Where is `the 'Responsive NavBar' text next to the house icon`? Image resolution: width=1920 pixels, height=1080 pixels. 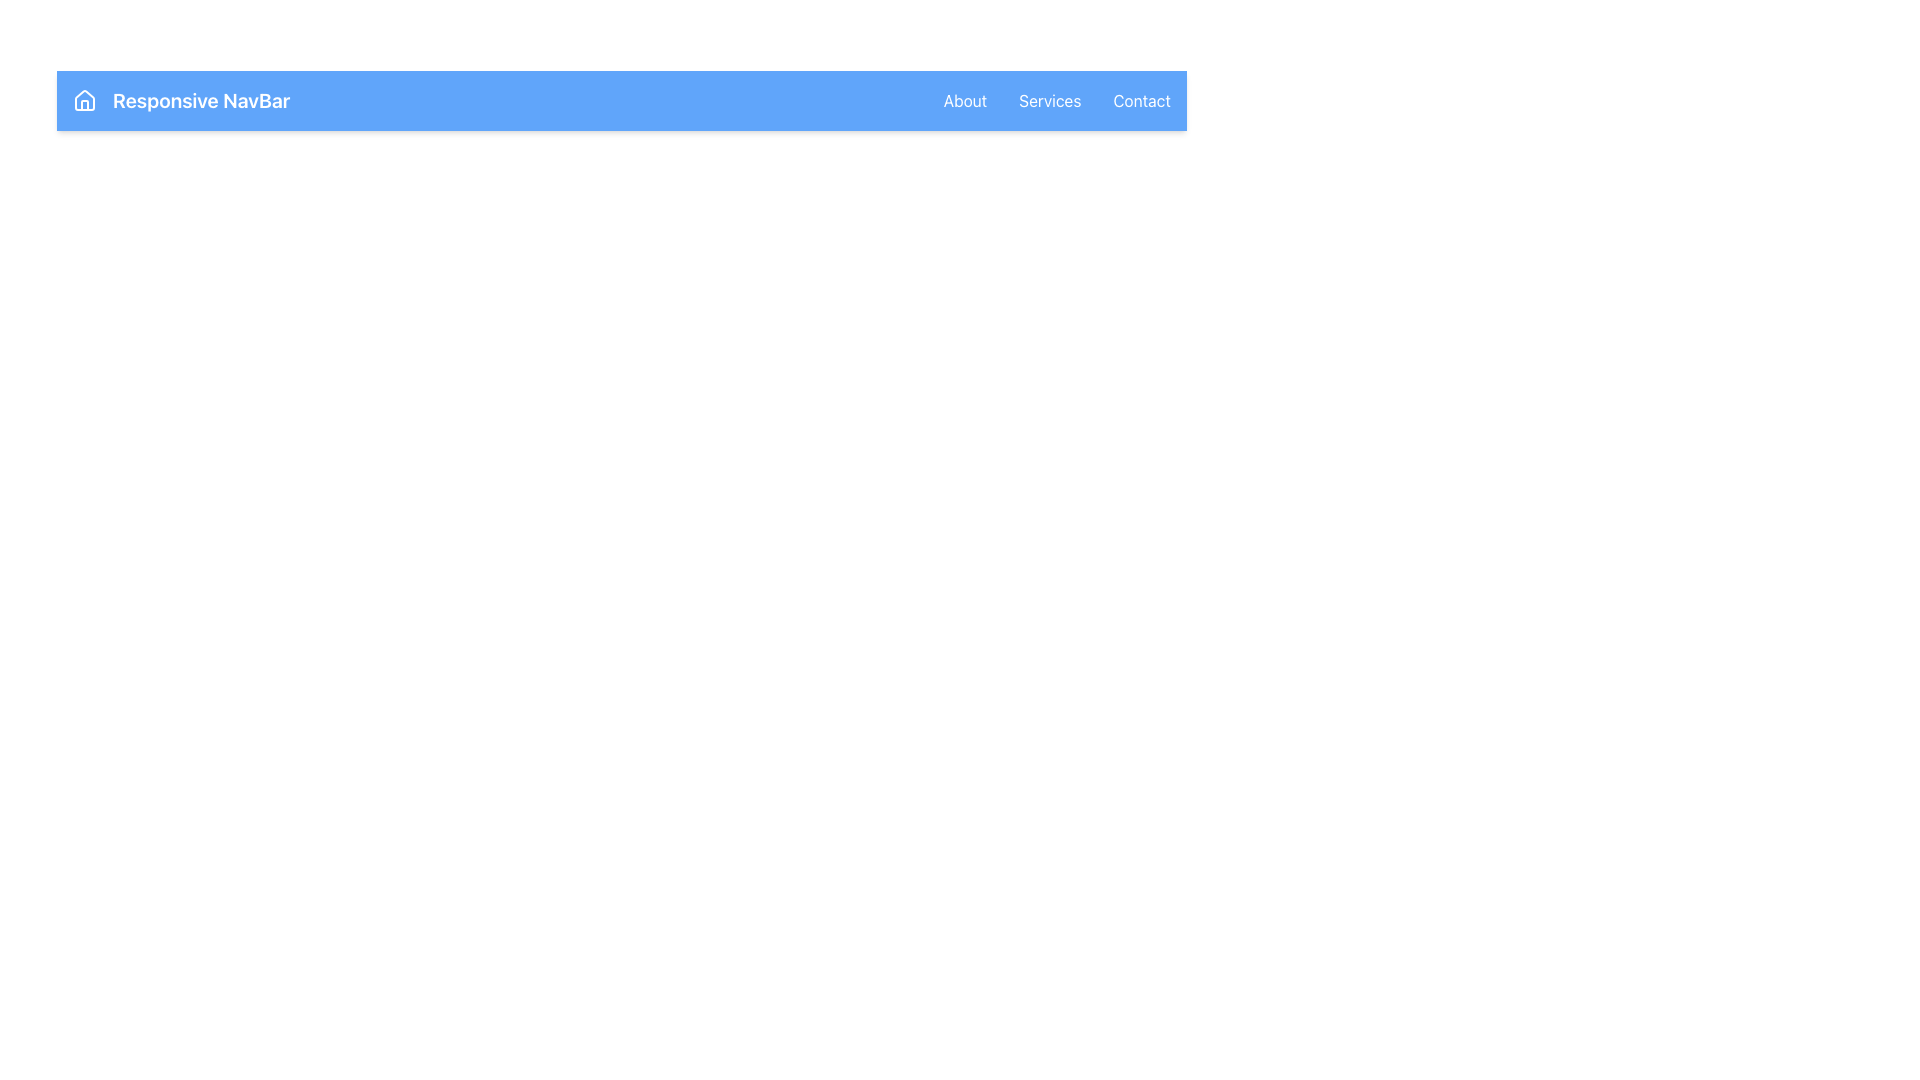 the 'Responsive NavBar' text next to the house icon is located at coordinates (181, 100).